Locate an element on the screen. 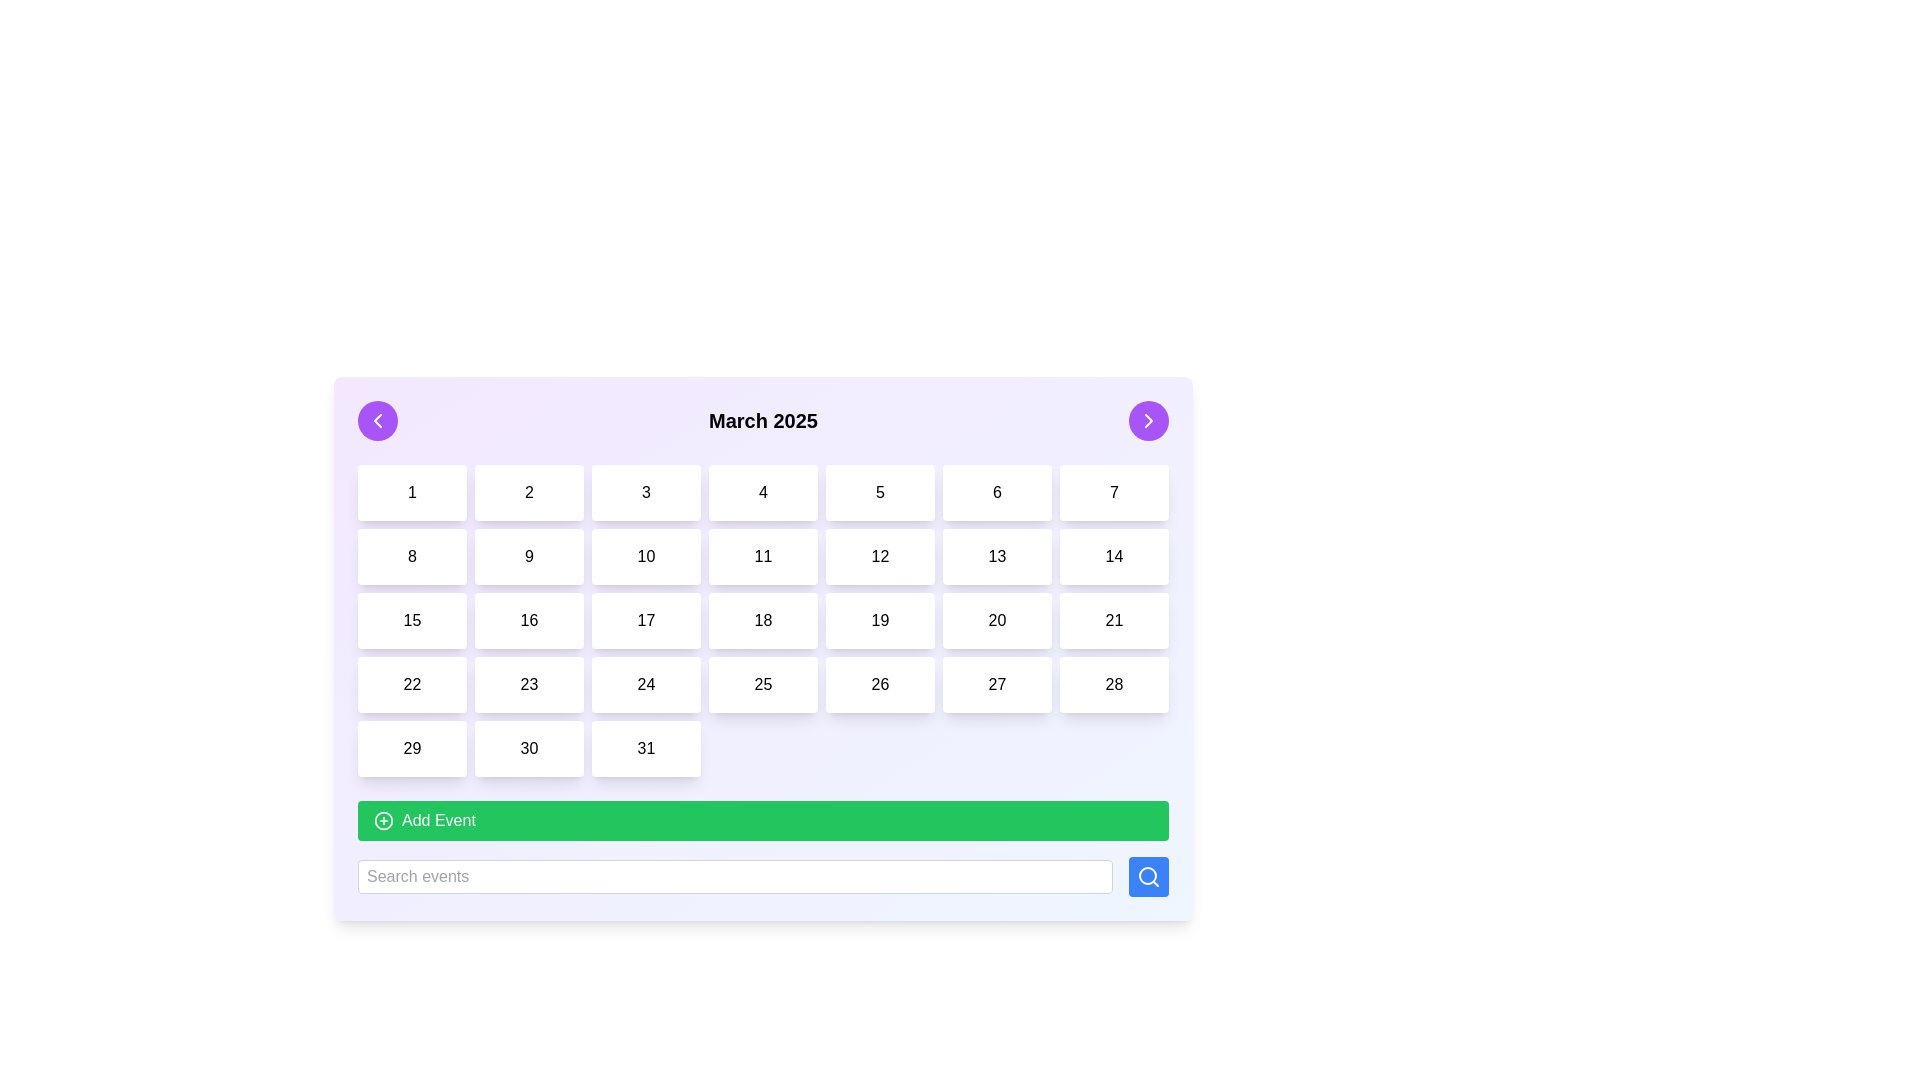 The height and width of the screenshot is (1080, 1920). the button that facilitates the creation or addition of a new event, located above the search field and to the left of the blue search button is located at coordinates (762, 821).